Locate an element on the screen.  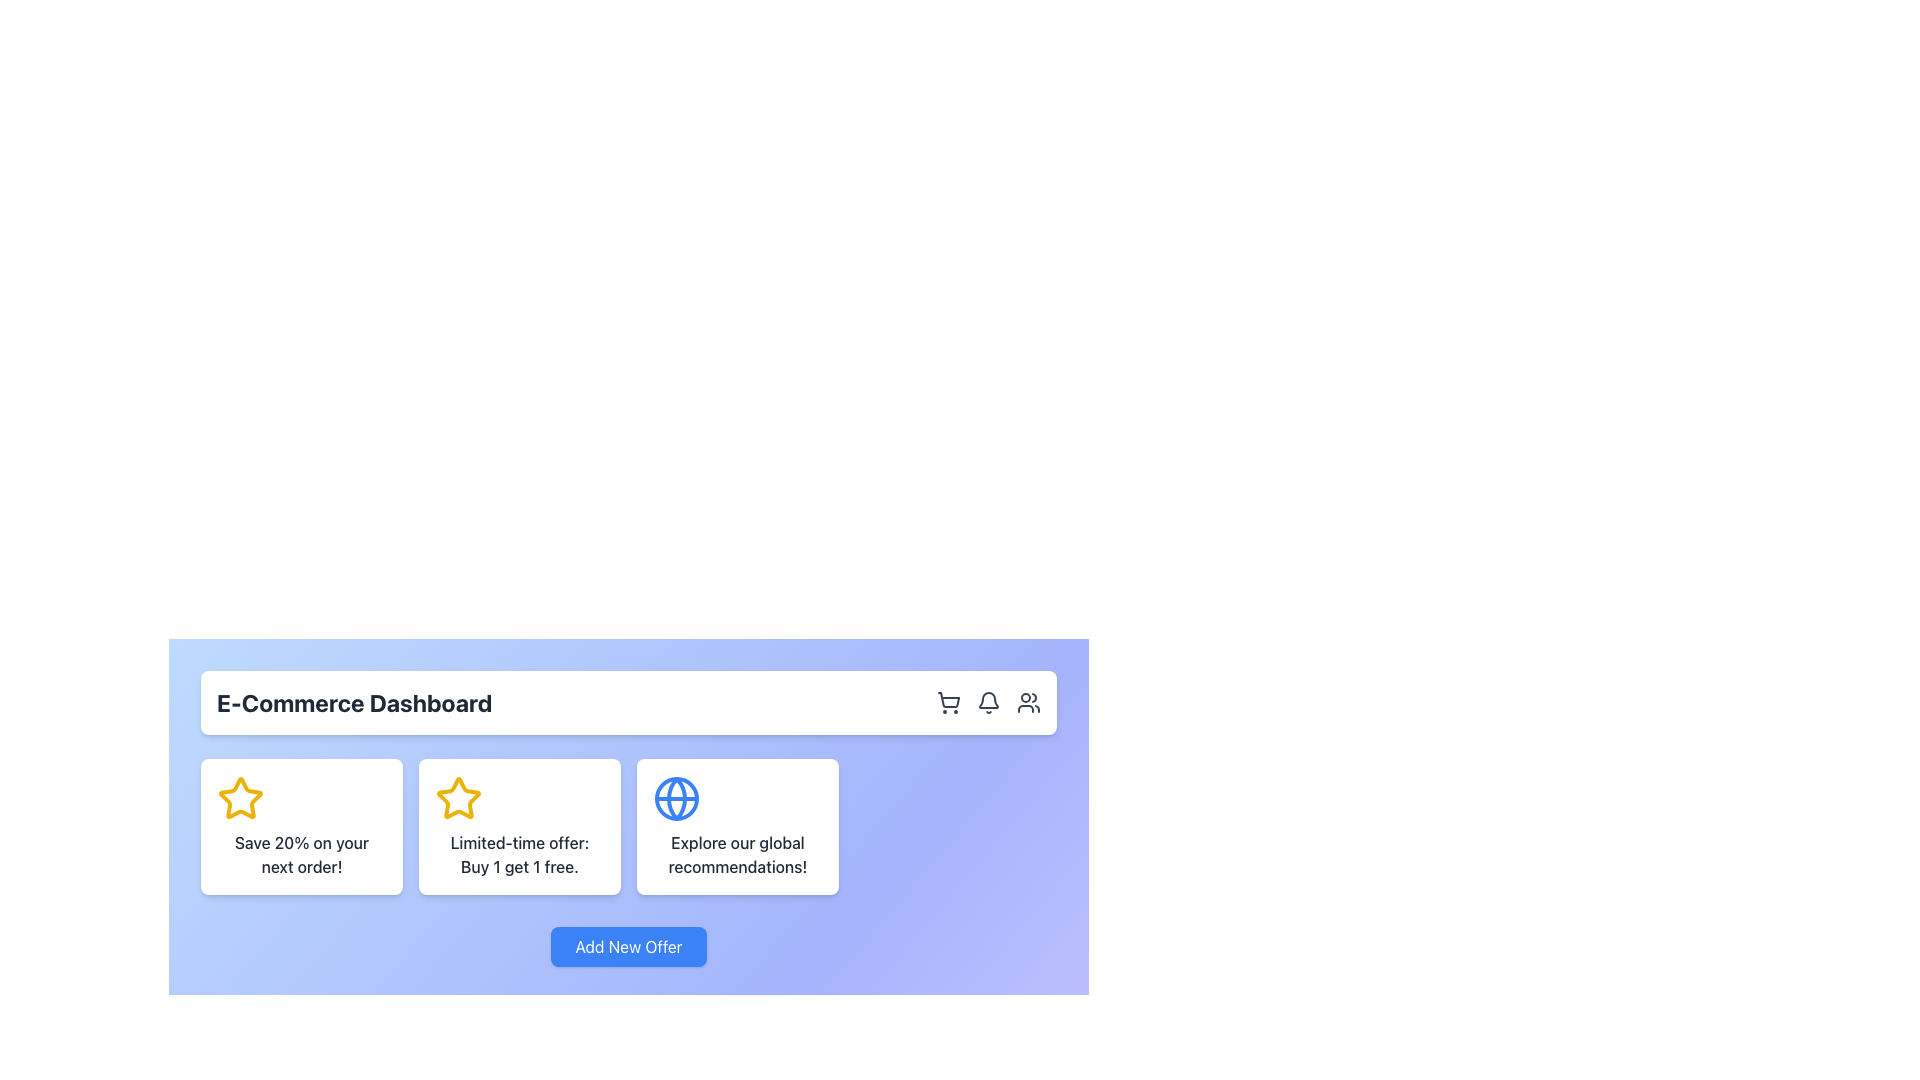
the 'Add New Offer' button located below the grid of promotional cards in the e-commerce dashboard interface is located at coordinates (627, 946).